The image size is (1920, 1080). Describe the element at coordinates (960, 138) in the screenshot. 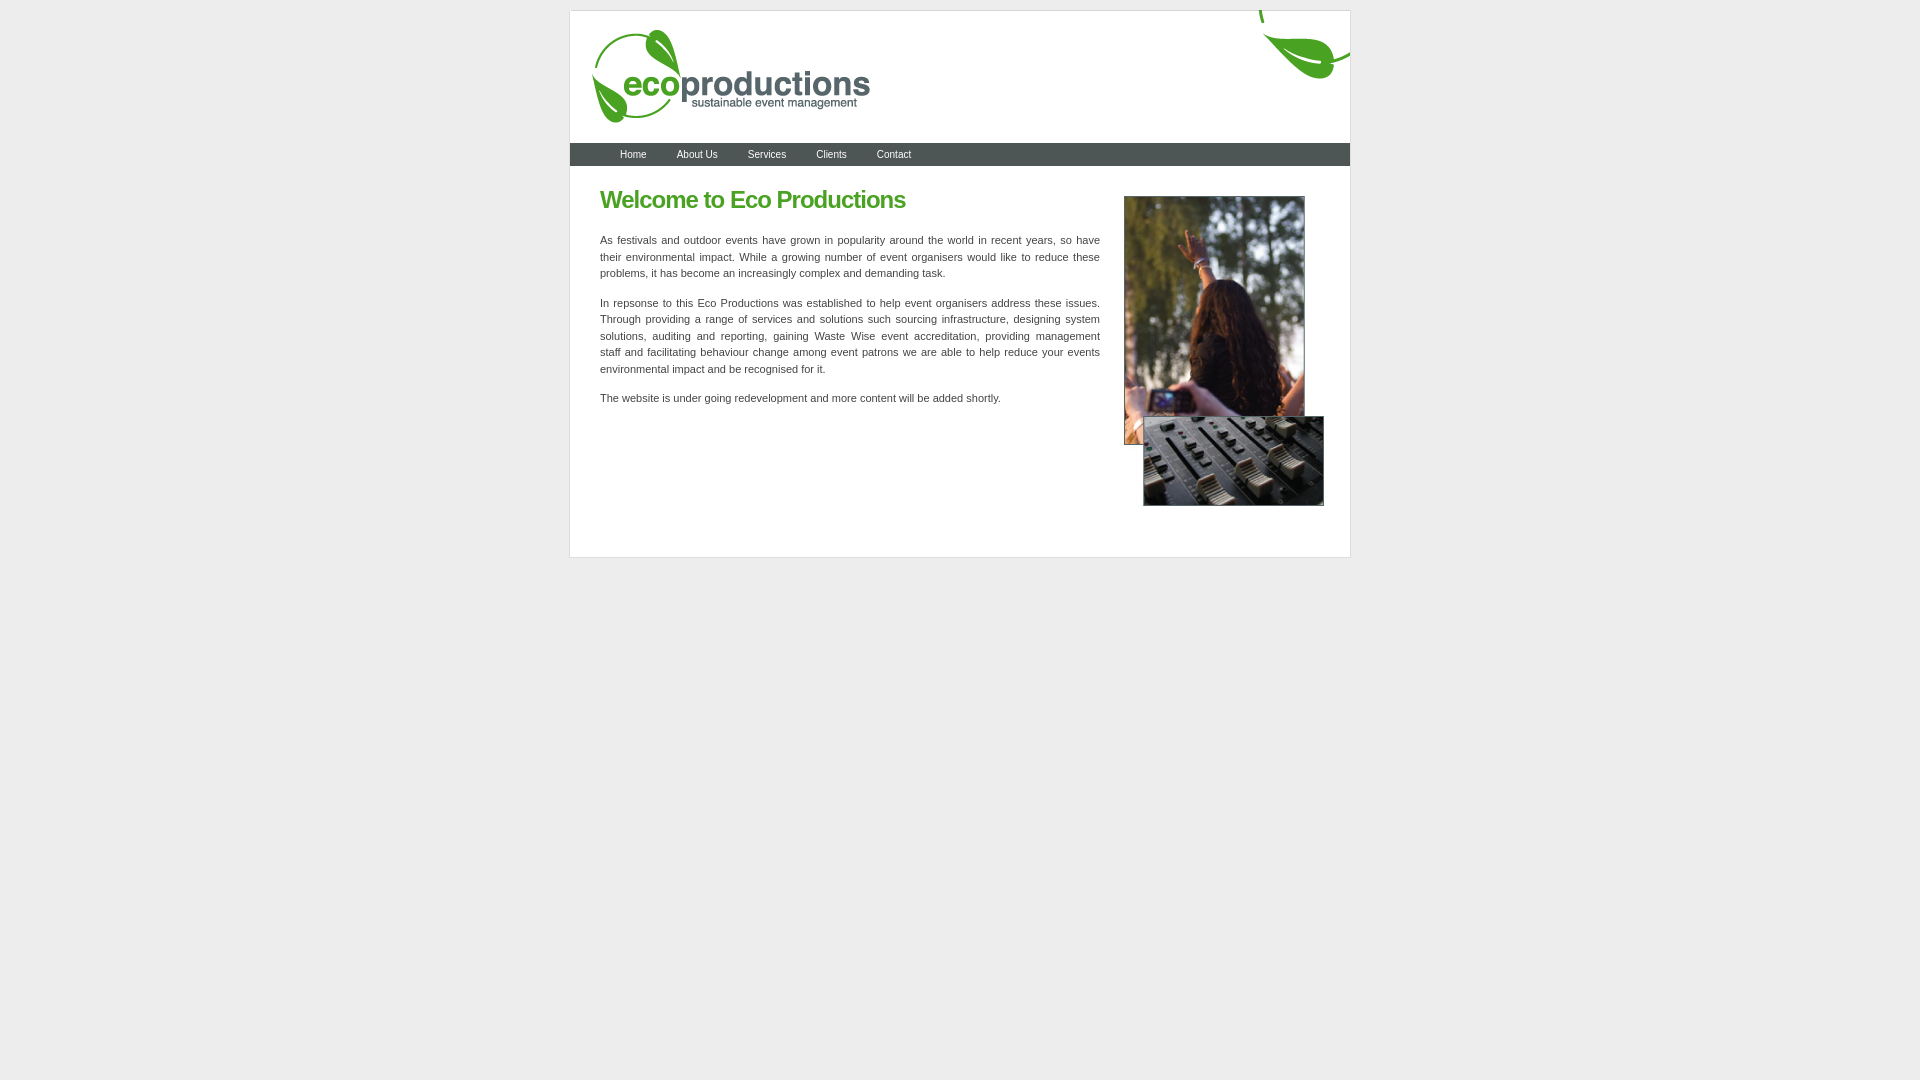

I see `'Eco Productions'` at that location.